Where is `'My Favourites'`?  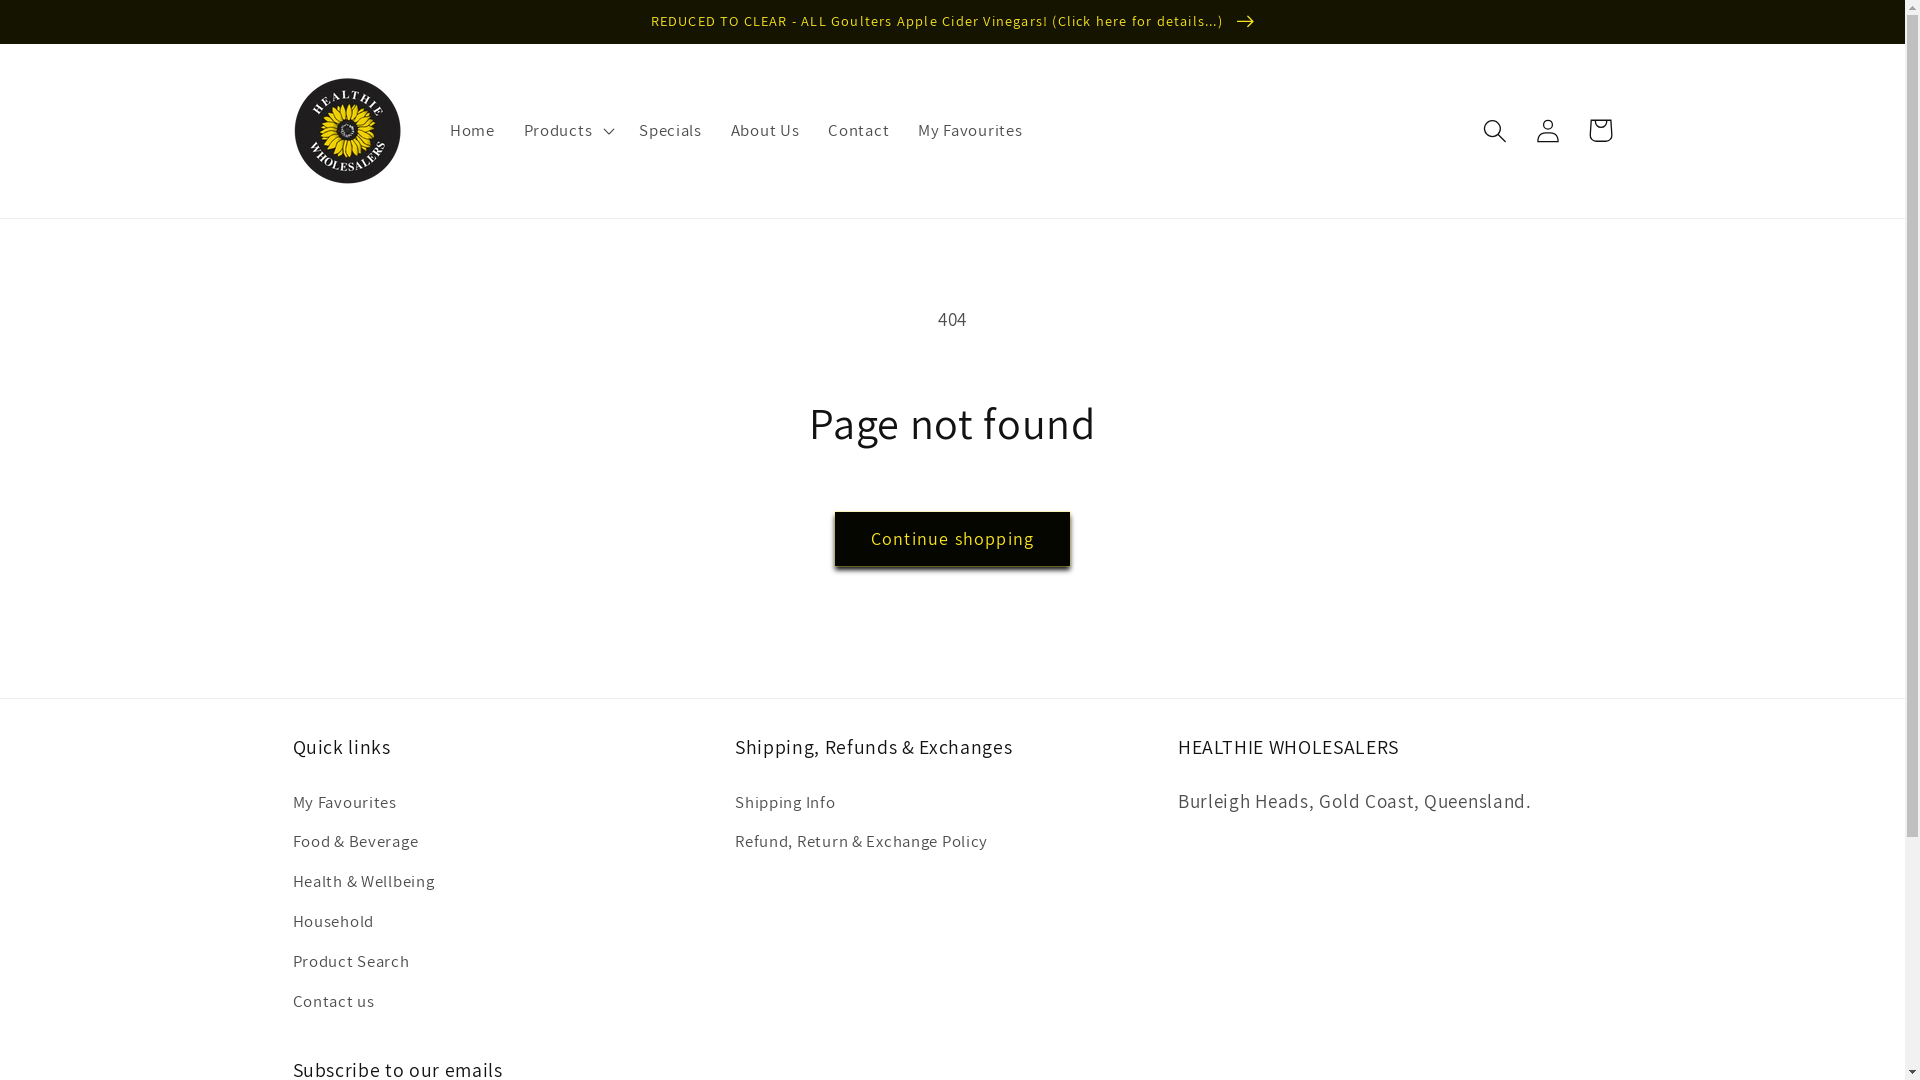
'My Favourites' is located at coordinates (344, 804).